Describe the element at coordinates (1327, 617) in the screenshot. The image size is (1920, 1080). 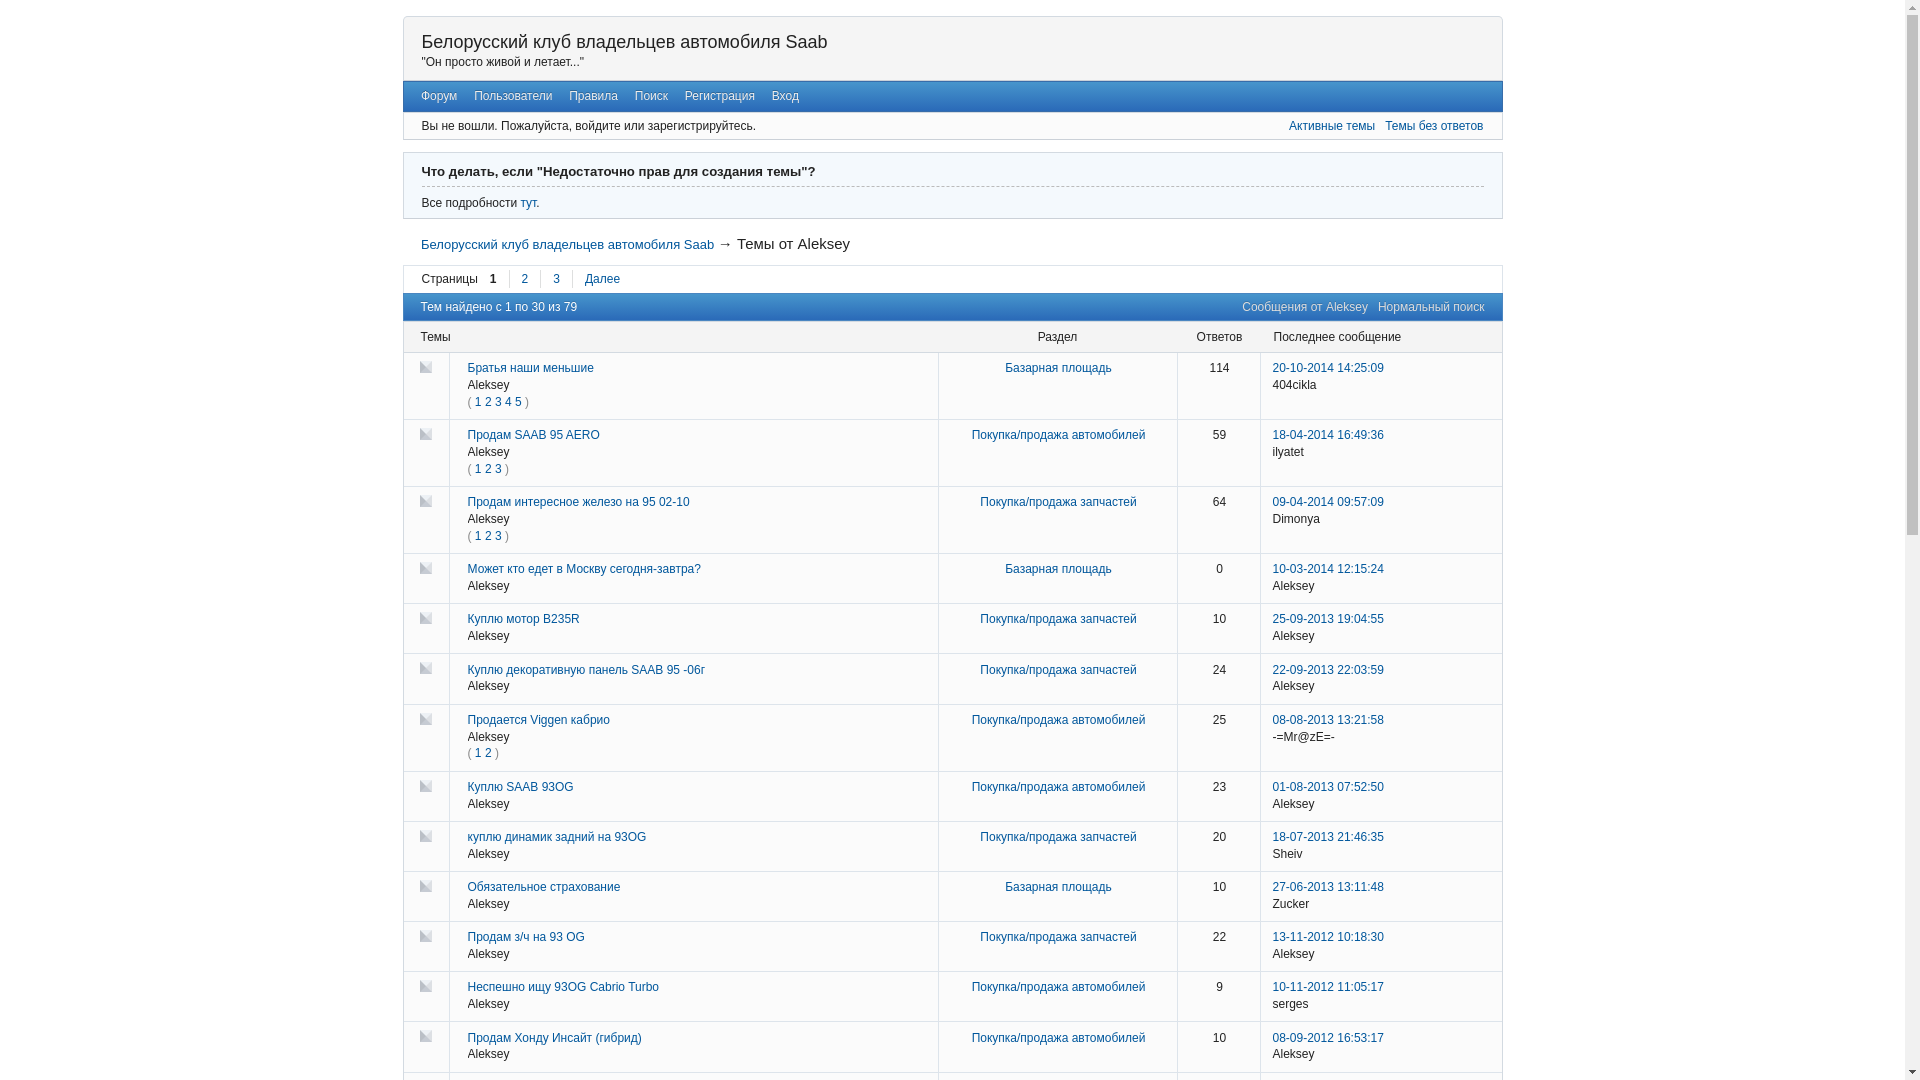
I see `'25-09-2013 19:04:55'` at that location.